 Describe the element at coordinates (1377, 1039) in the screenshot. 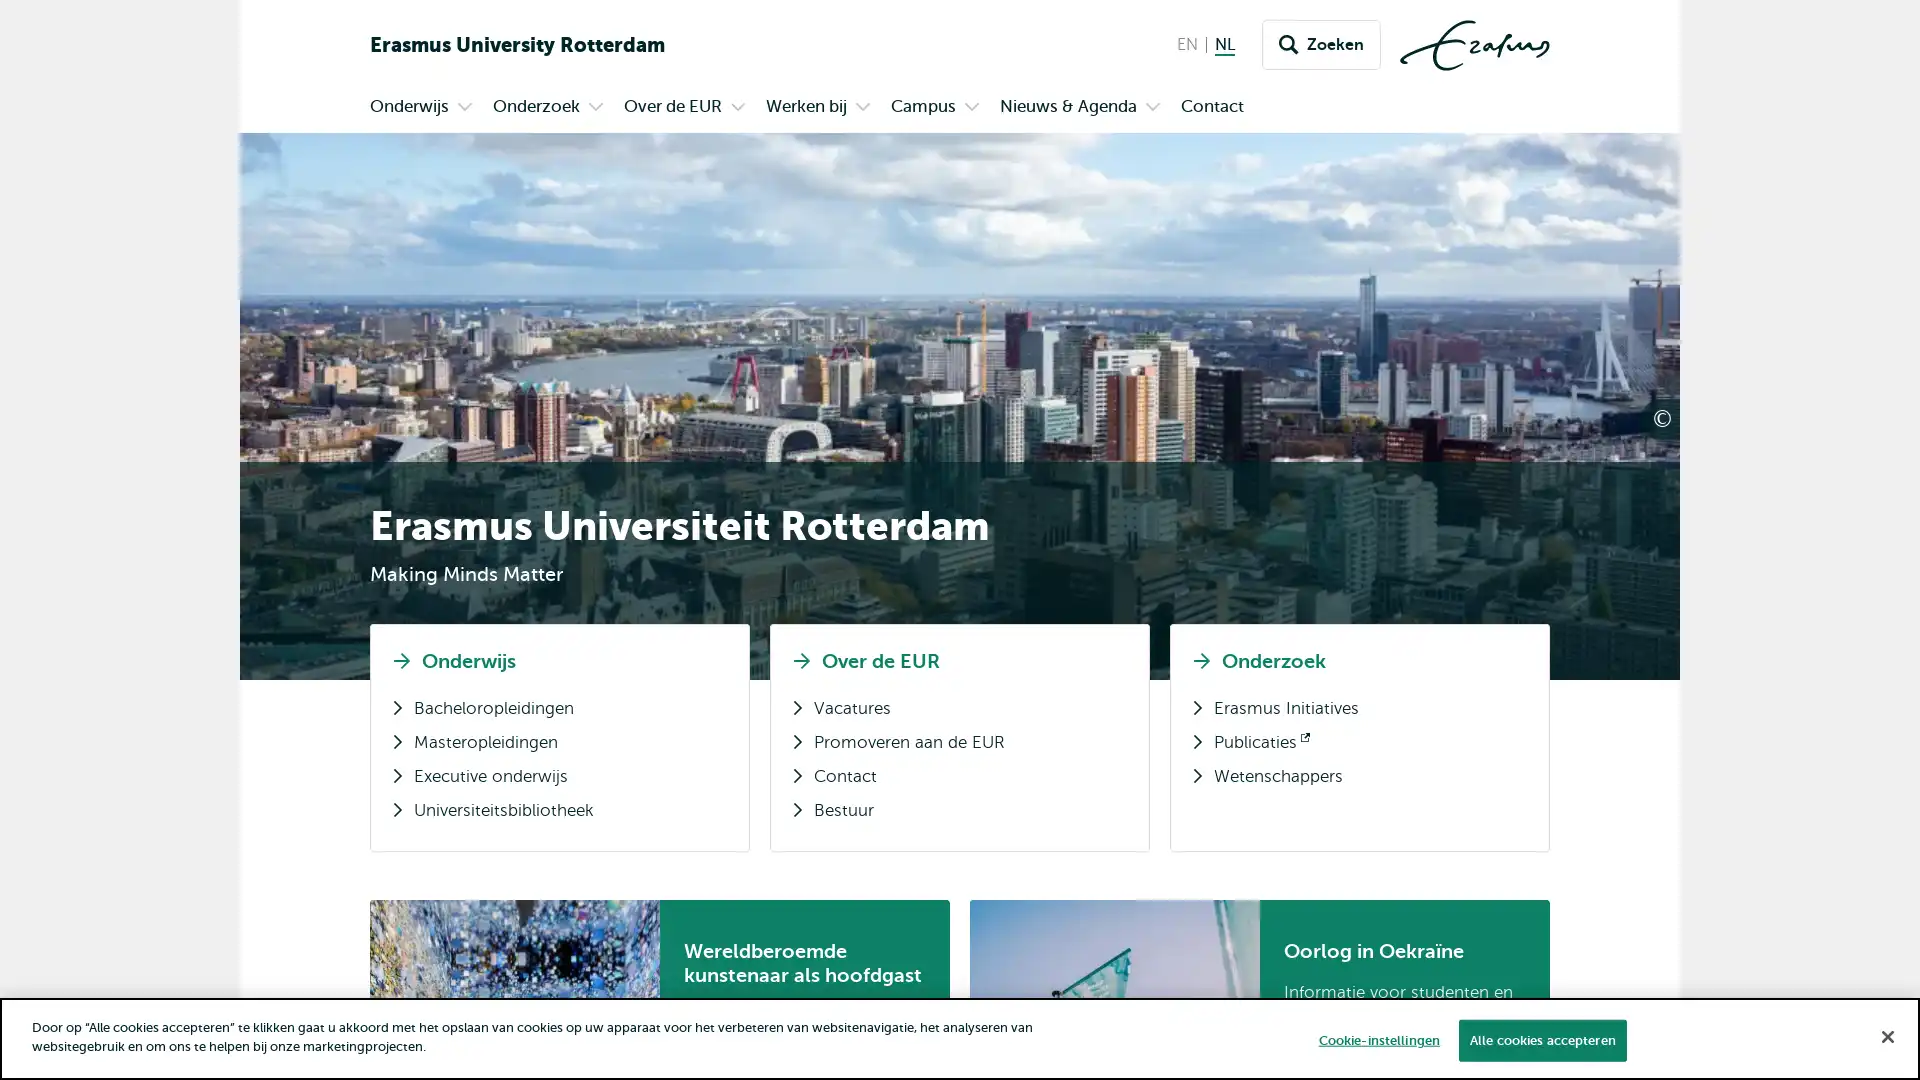

I see `Cookie-instellingen` at that location.